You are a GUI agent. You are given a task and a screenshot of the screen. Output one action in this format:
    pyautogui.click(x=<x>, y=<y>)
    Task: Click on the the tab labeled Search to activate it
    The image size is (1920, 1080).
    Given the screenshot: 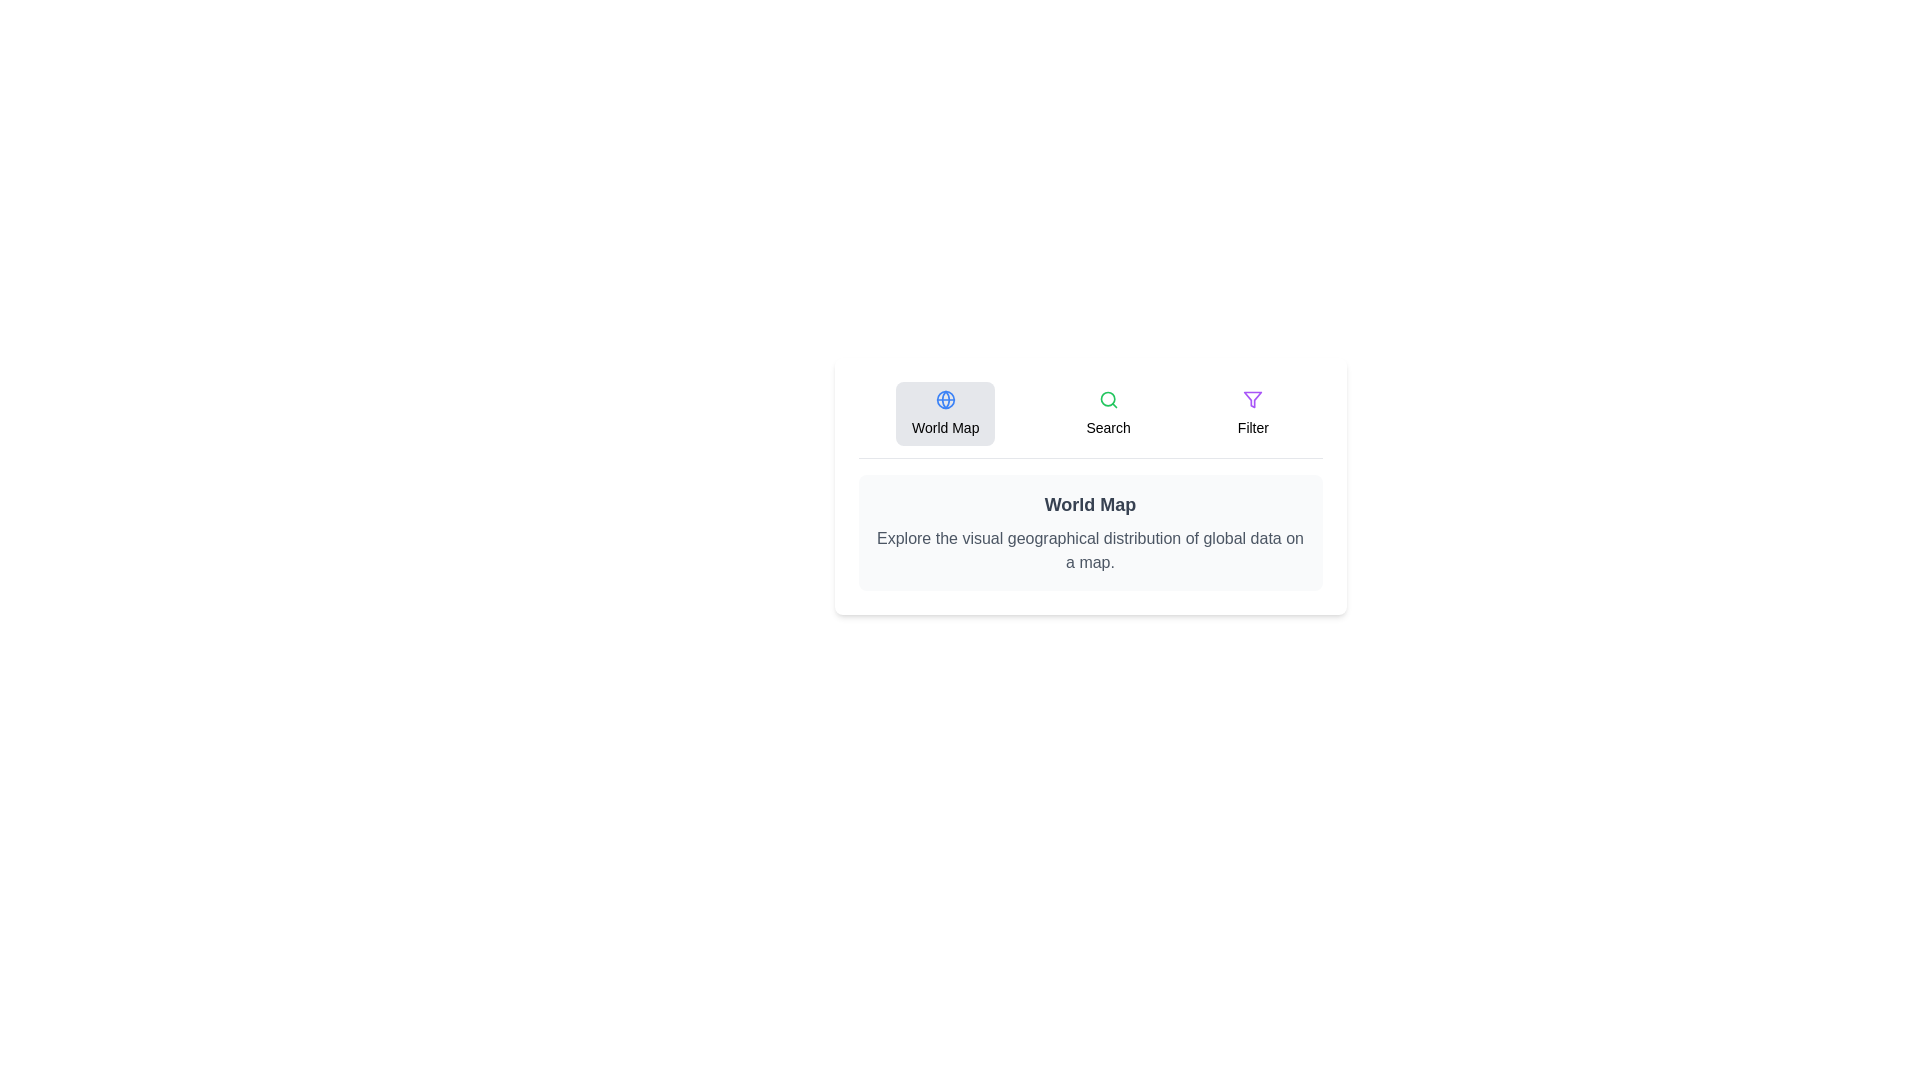 What is the action you would take?
    pyautogui.click(x=1107, y=412)
    